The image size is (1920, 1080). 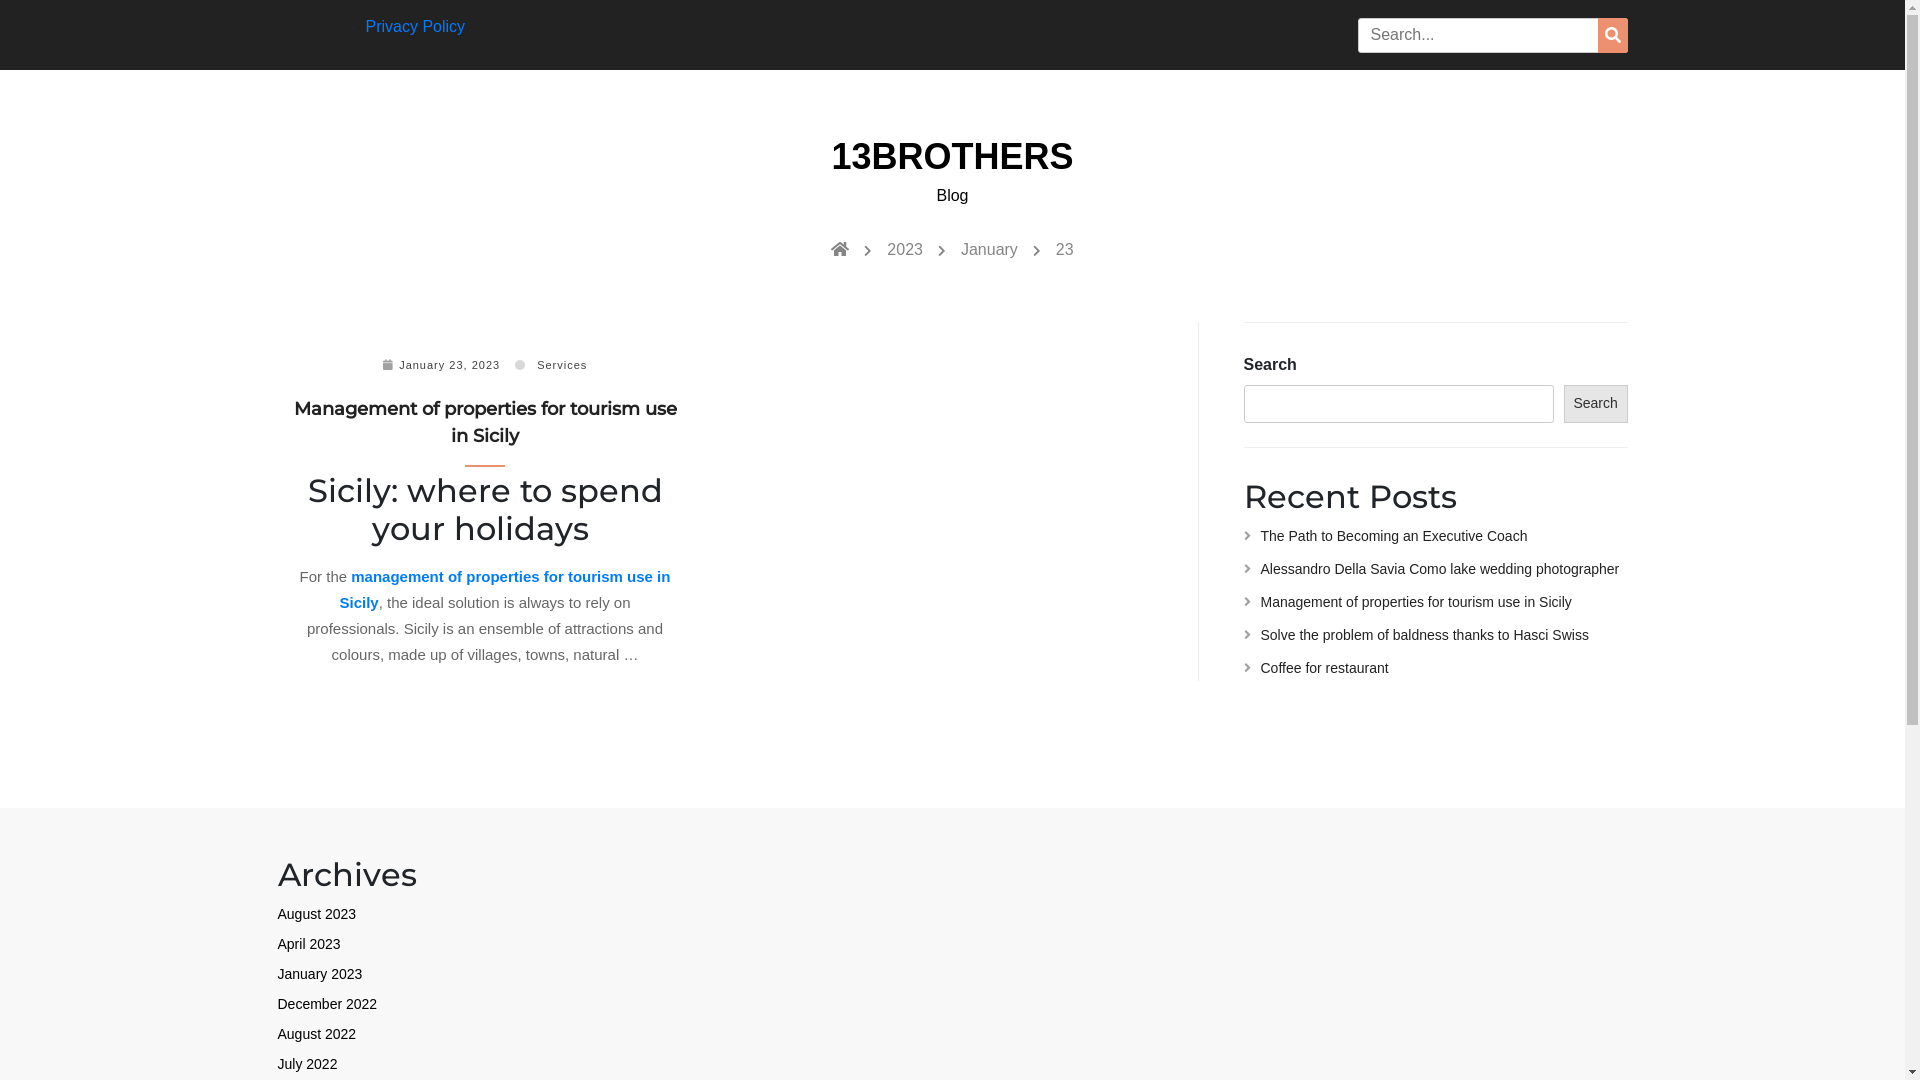 What do you see at coordinates (1242, 635) in the screenshot?
I see `'Solve the problem of baldness thanks to Hasci Swiss'` at bounding box center [1242, 635].